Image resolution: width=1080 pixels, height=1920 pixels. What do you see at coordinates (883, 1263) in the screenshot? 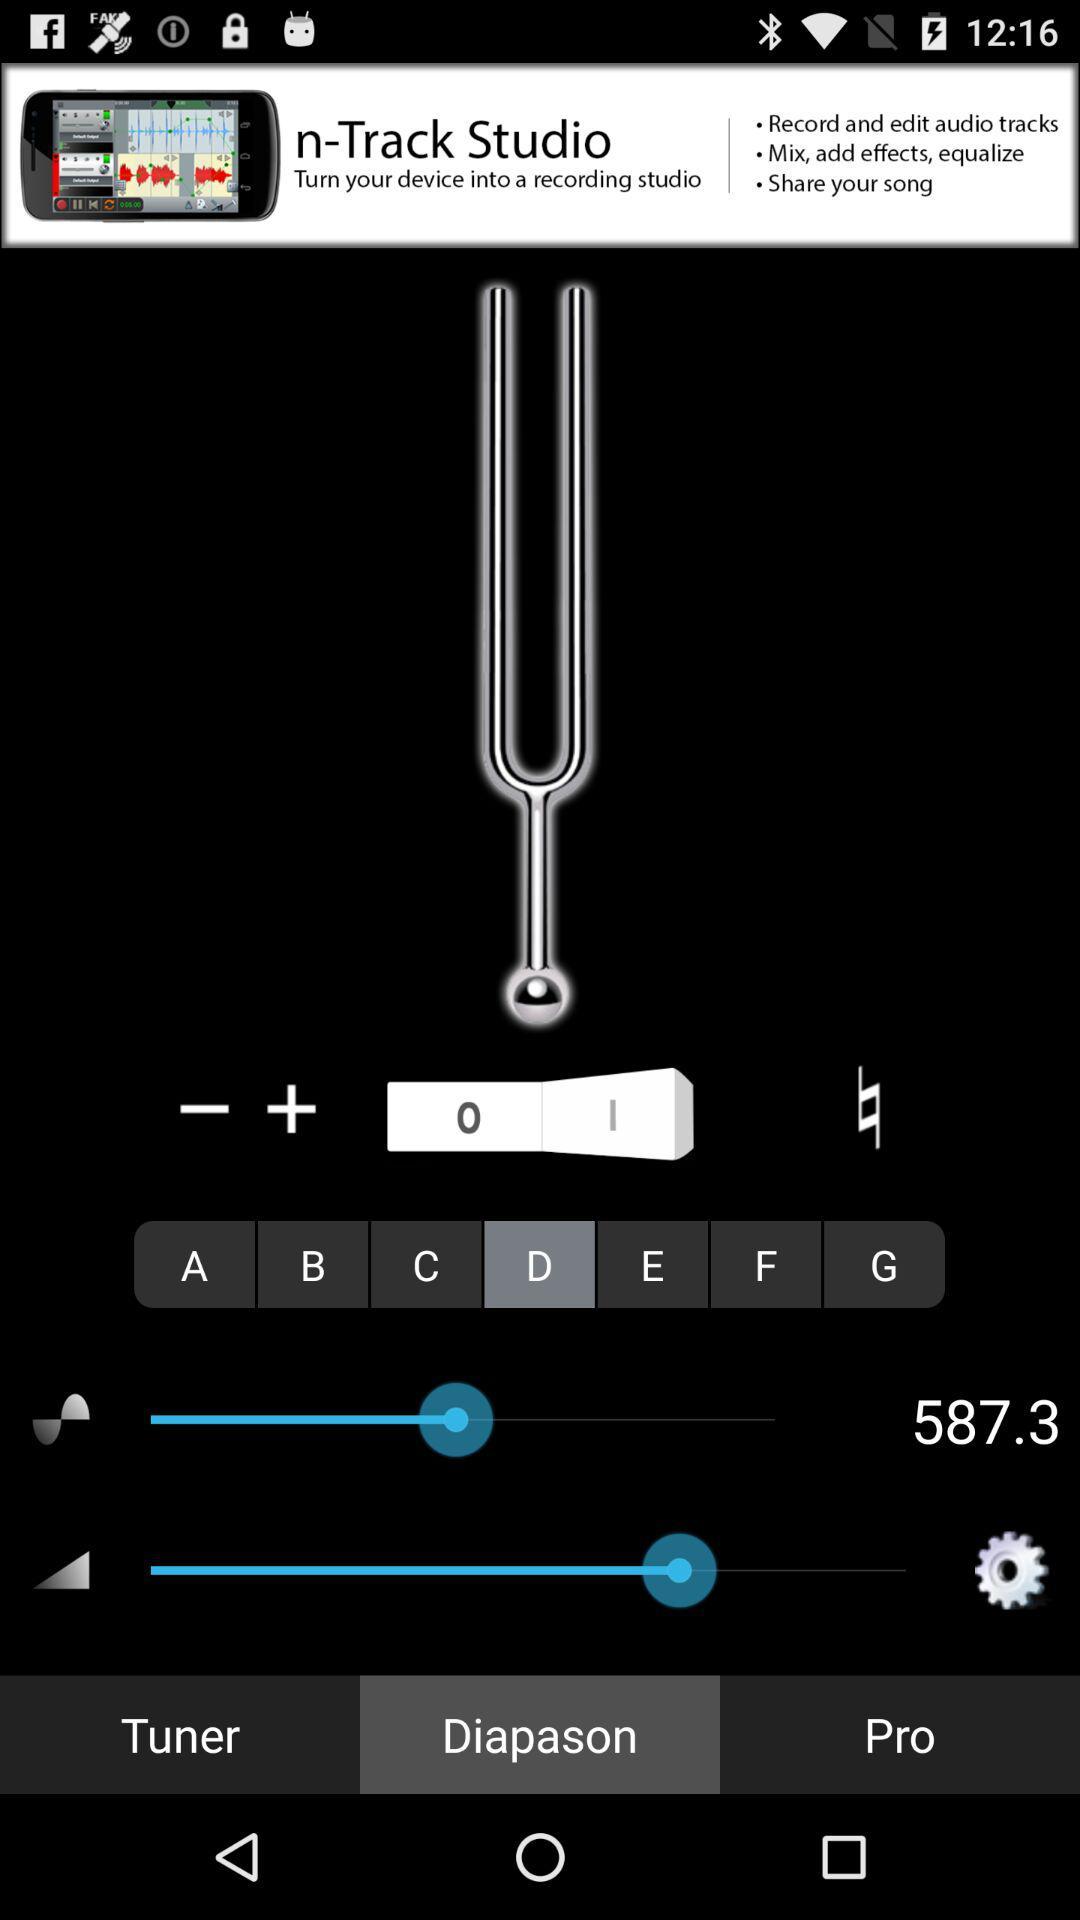
I see `radio button next to the f item` at bounding box center [883, 1263].